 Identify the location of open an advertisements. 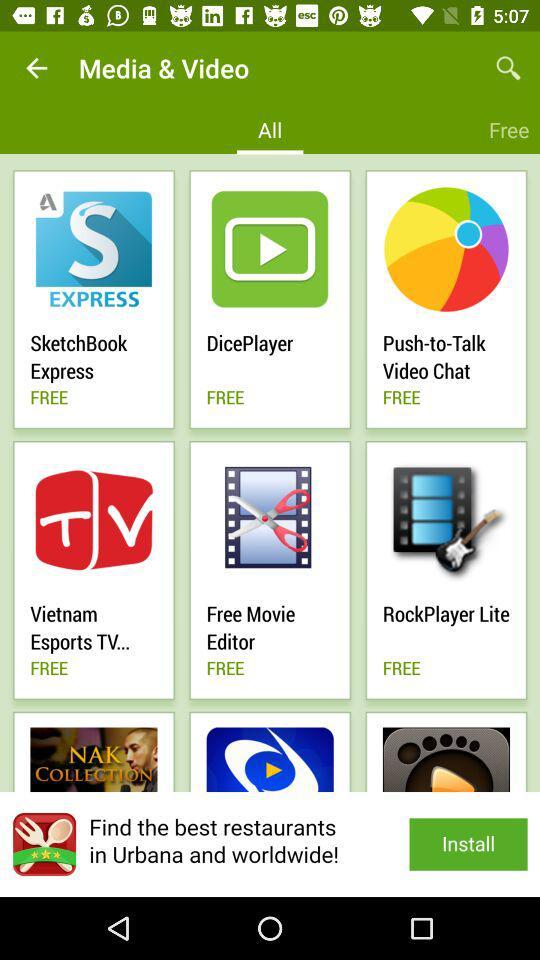
(270, 843).